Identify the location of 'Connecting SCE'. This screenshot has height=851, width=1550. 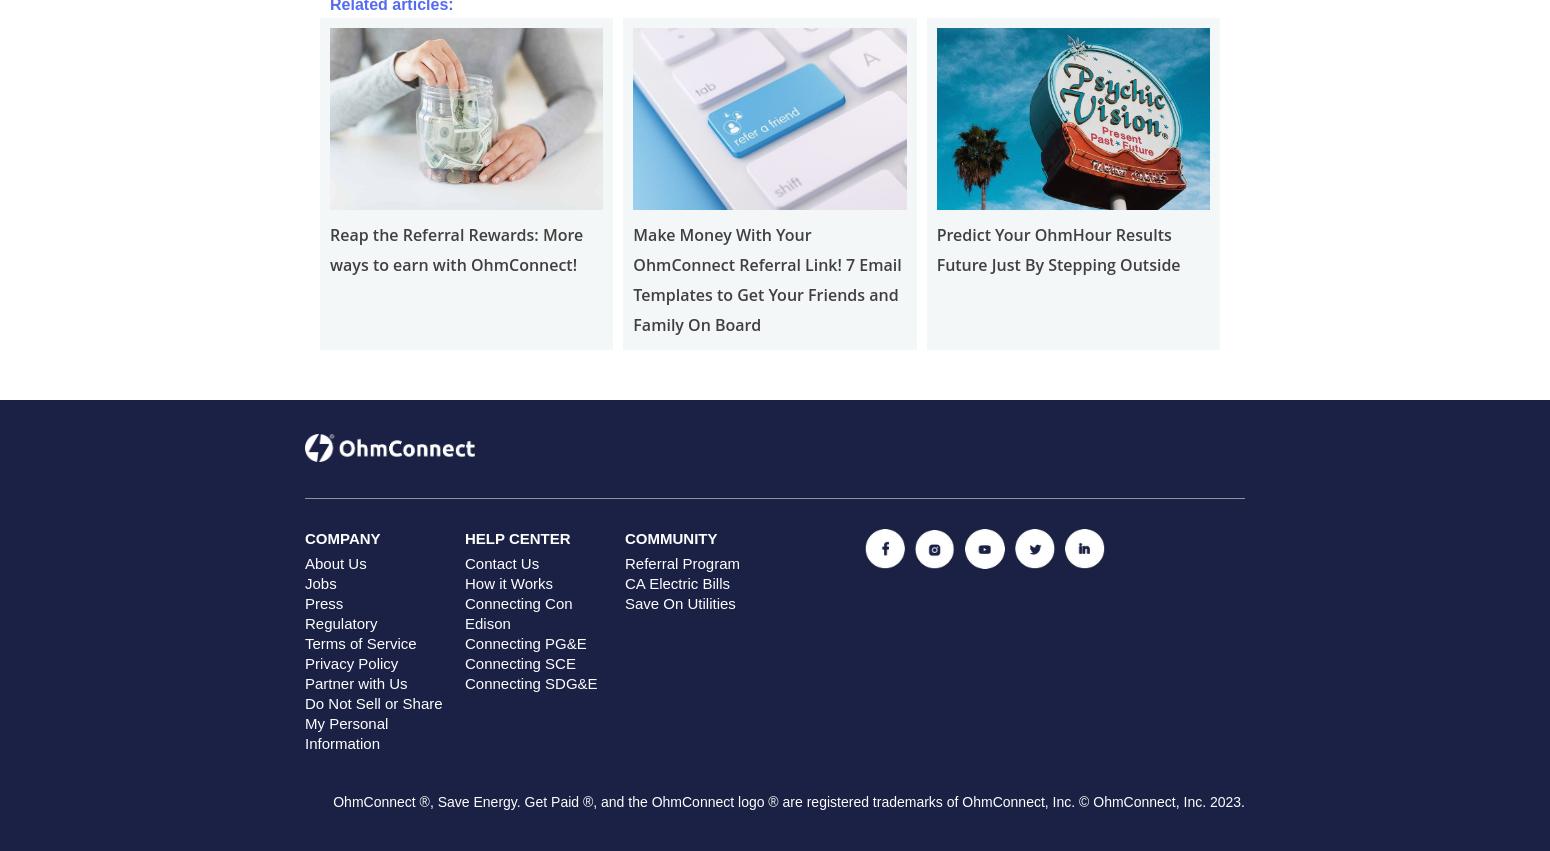
(519, 663).